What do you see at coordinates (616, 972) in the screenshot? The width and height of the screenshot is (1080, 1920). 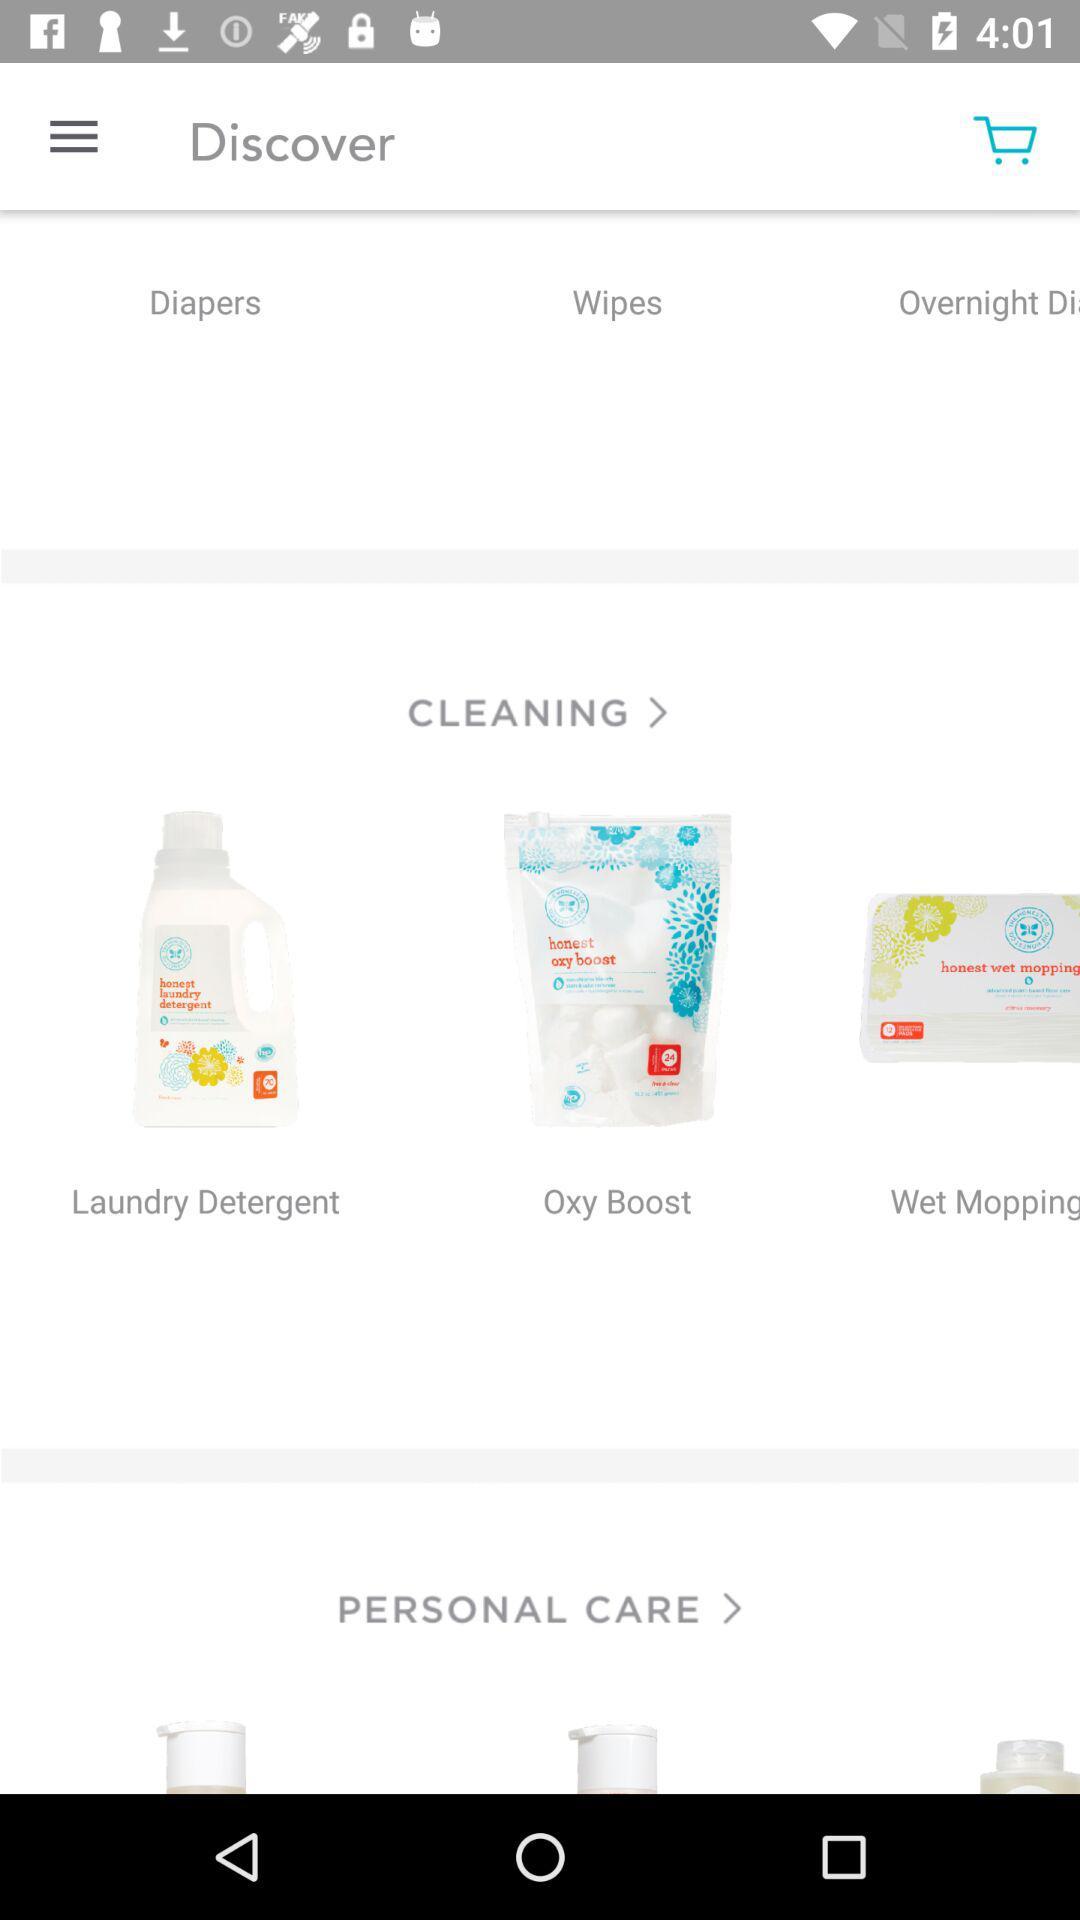 I see `the product image which is above the text oxy boost` at bounding box center [616, 972].